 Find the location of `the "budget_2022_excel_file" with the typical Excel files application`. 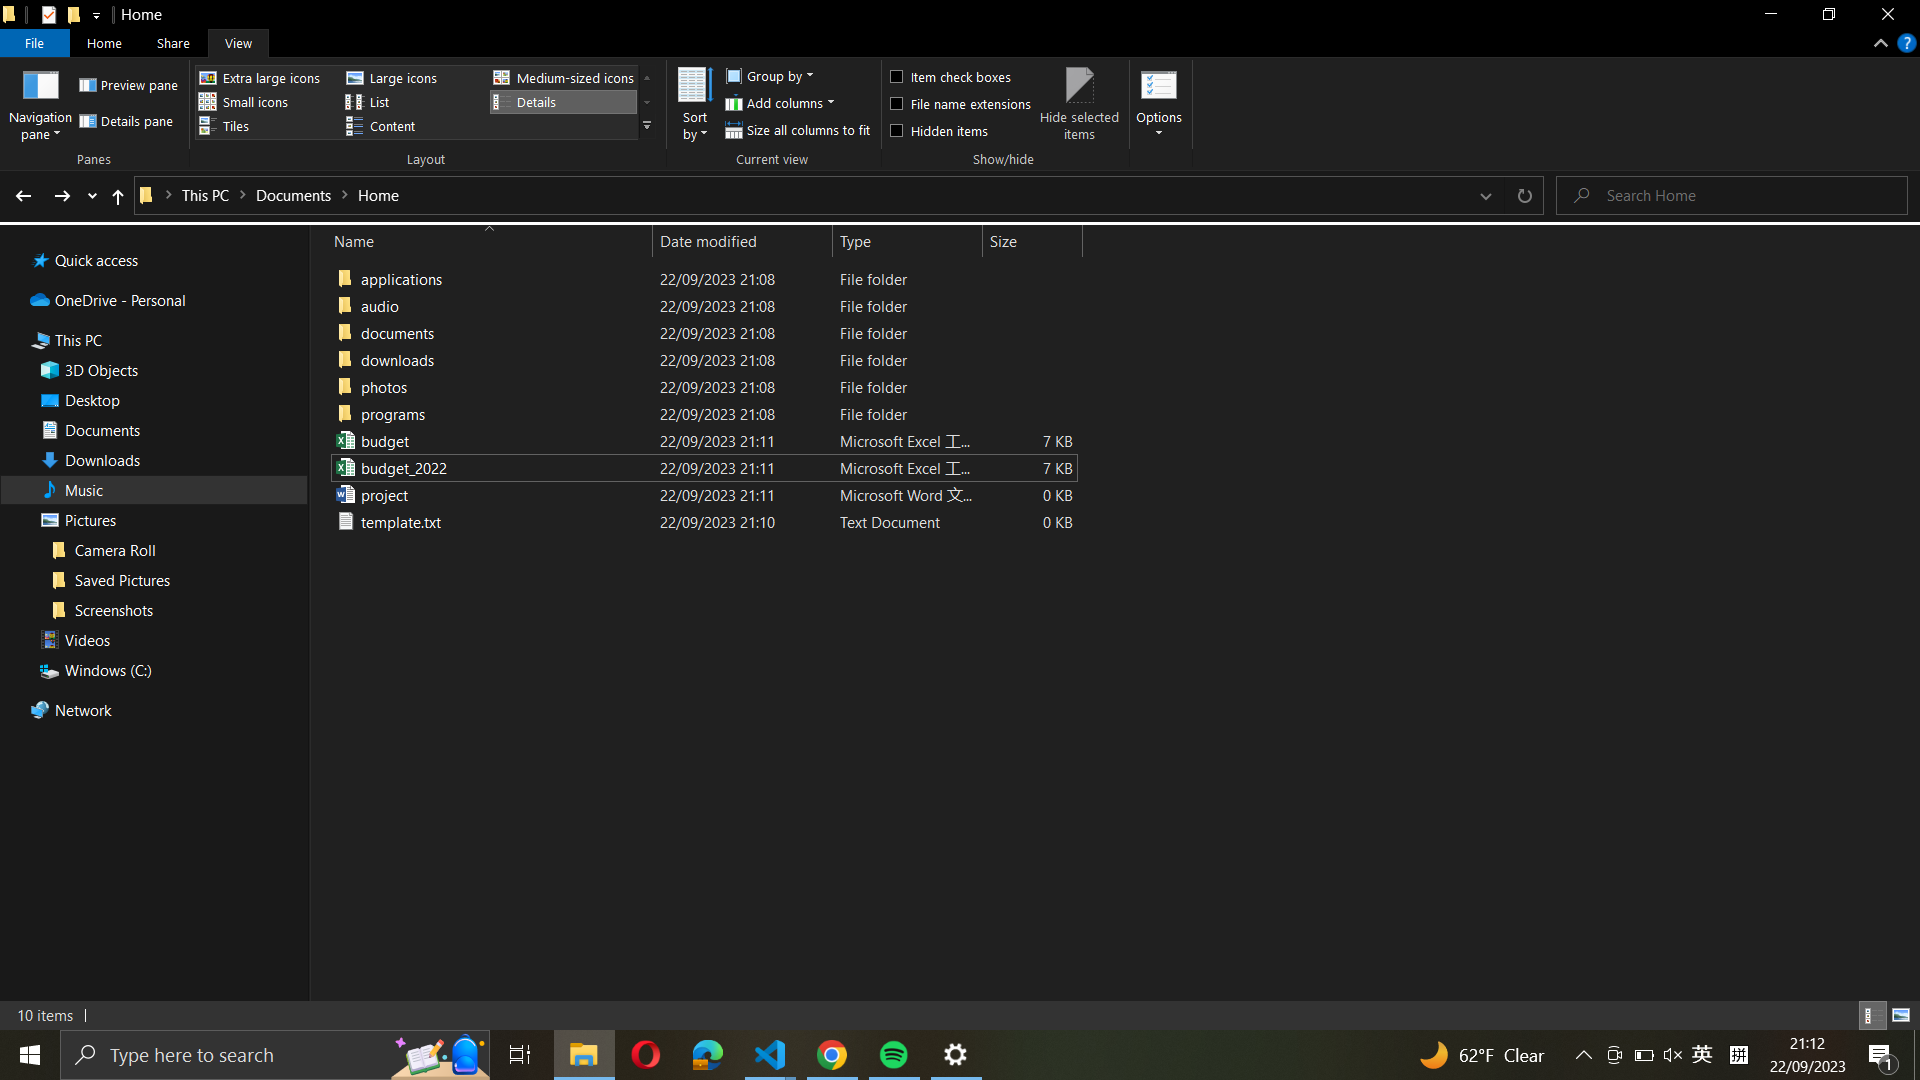

the "budget_2022_excel_file" with the typical Excel files application is located at coordinates (700, 467).